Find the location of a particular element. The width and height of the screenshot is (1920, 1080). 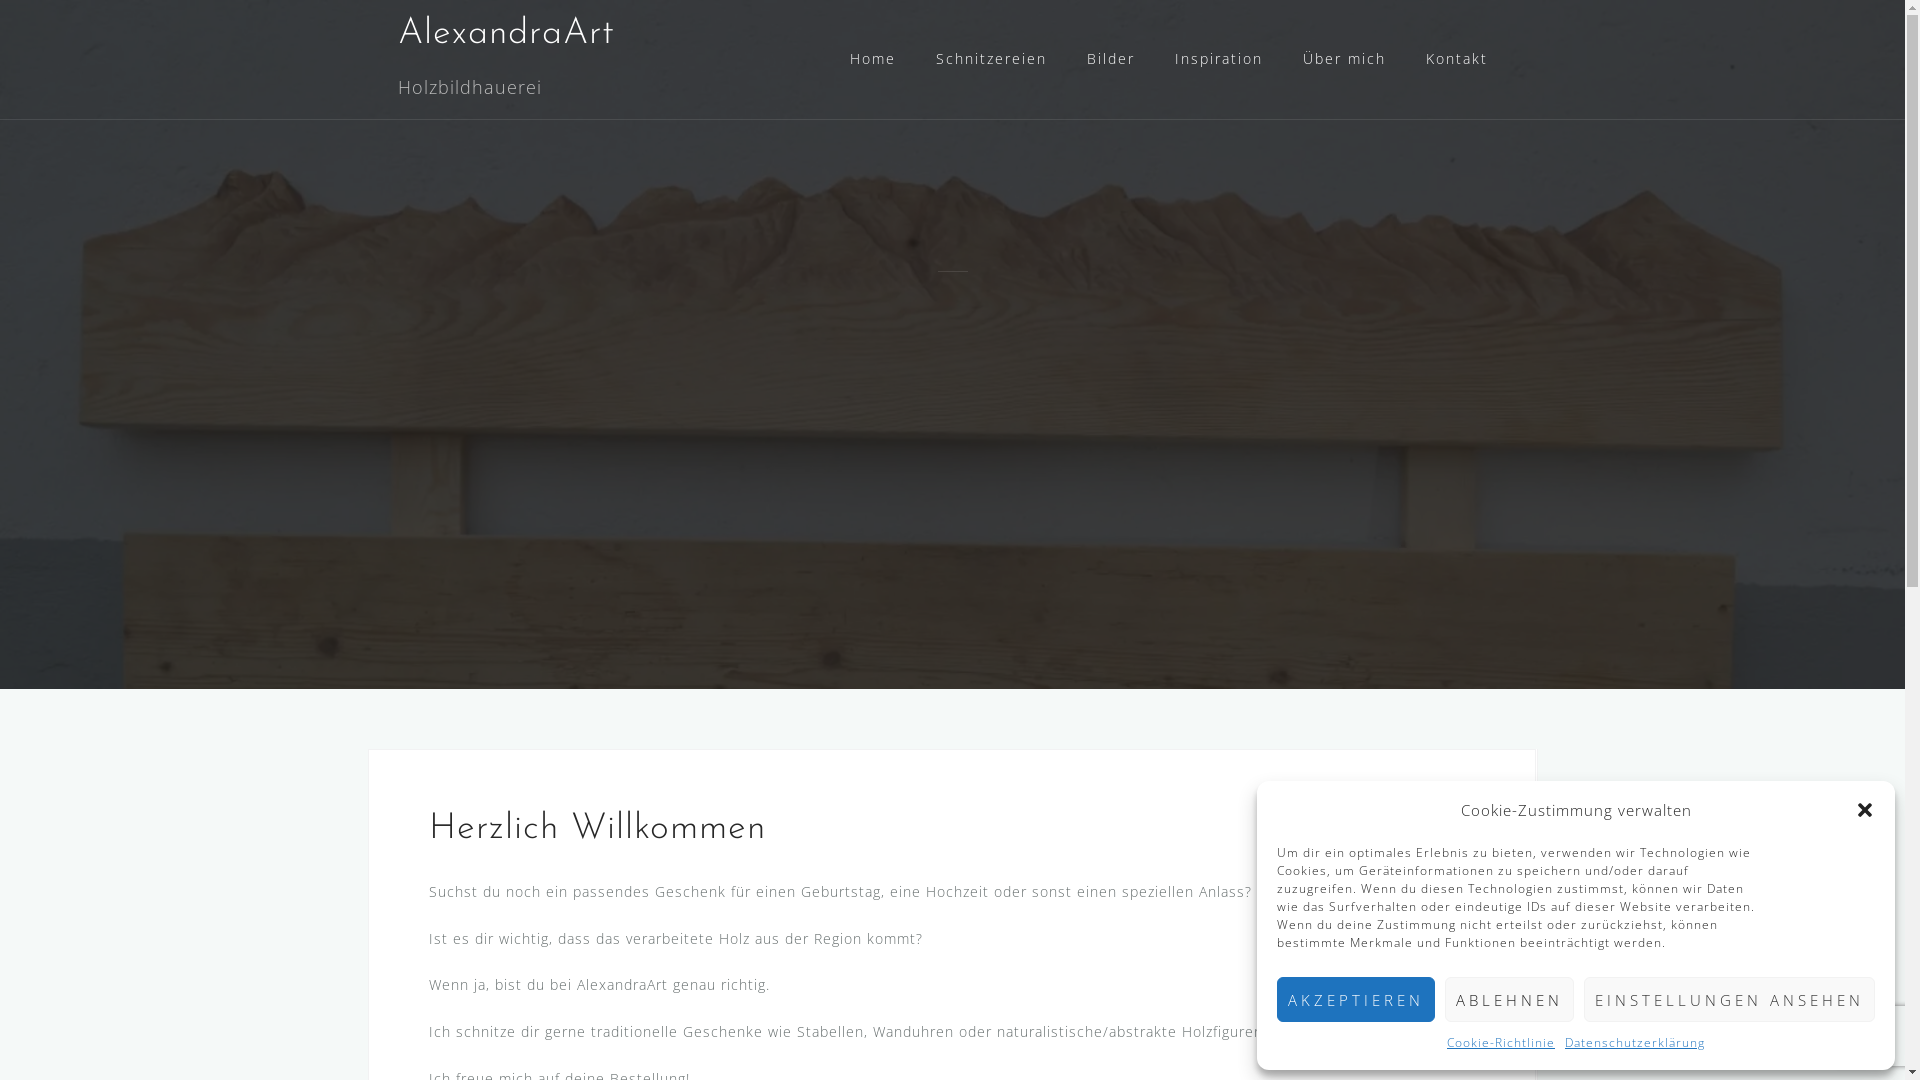

'AlexandraArt' is located at coordinates (398, 34).